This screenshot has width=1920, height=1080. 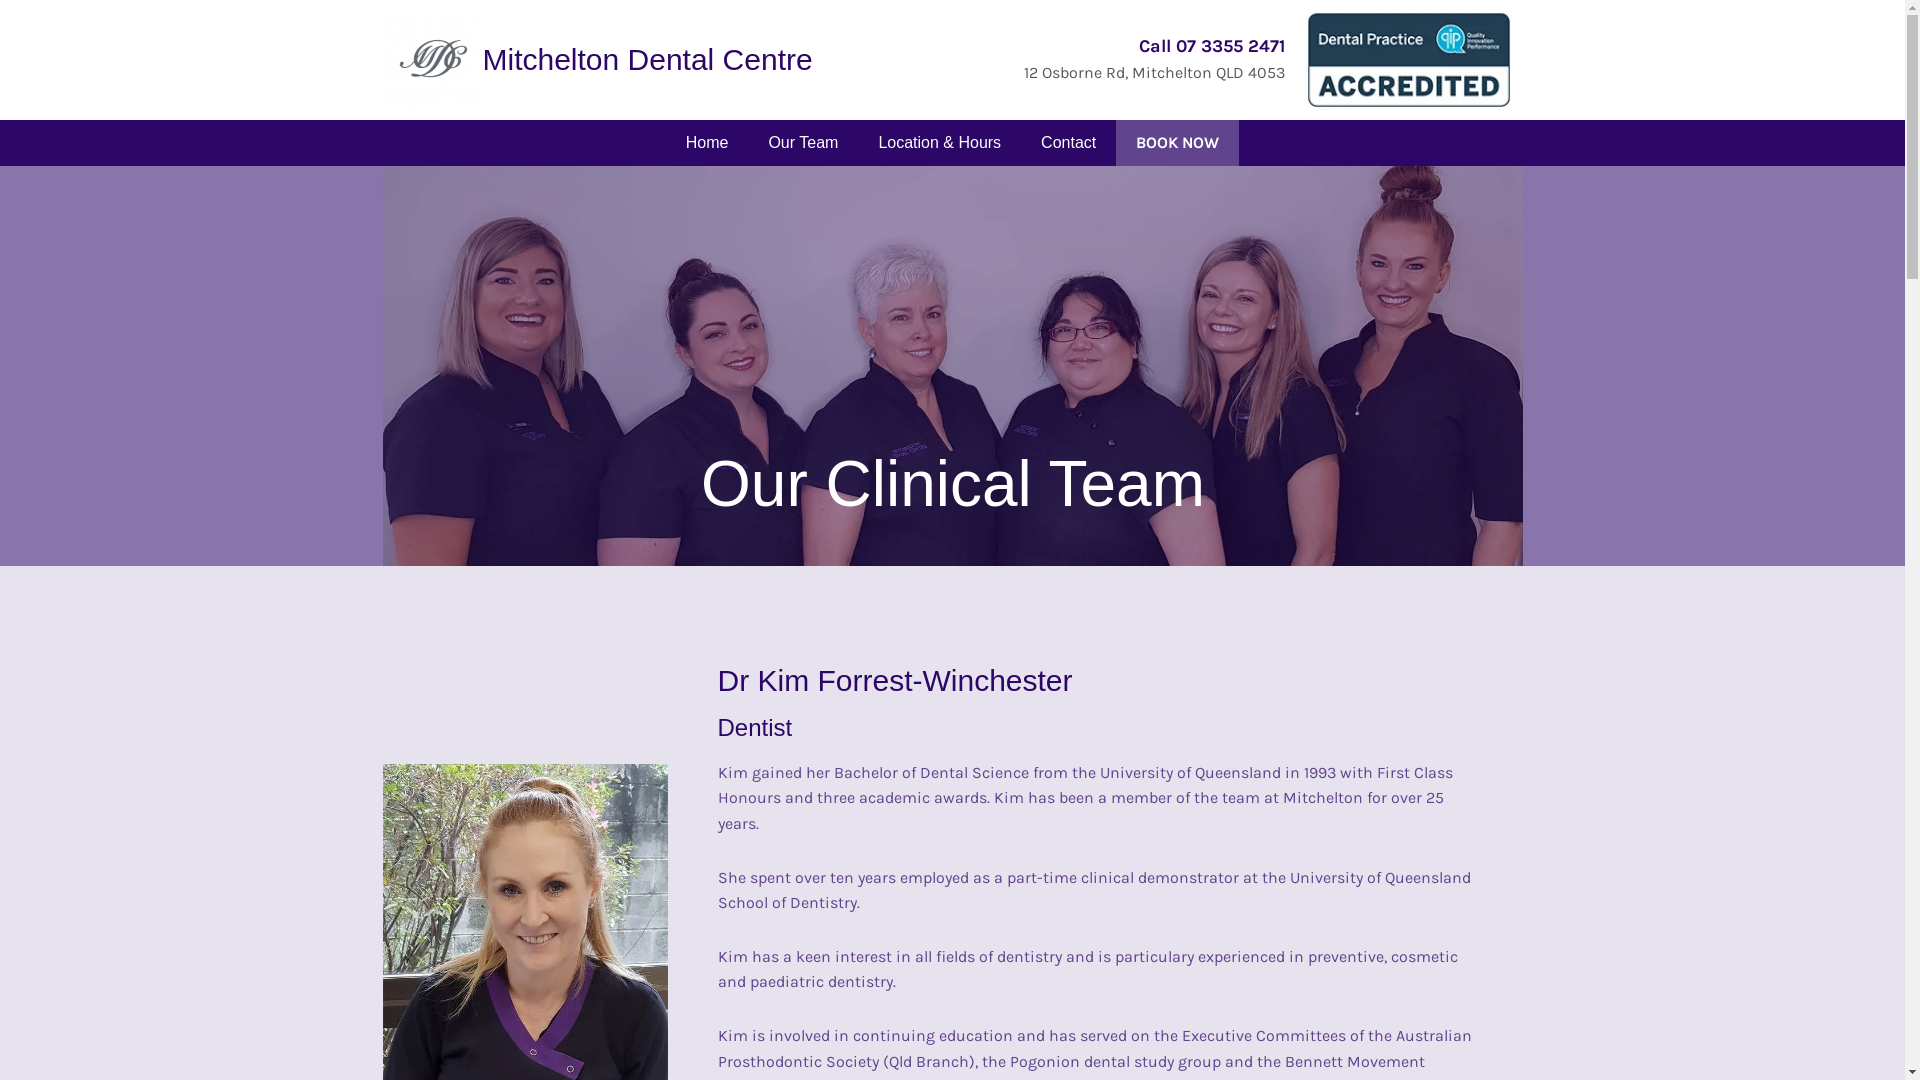 I want to click on 'Call 07 3355 2471', so click(x=1209, y=45).